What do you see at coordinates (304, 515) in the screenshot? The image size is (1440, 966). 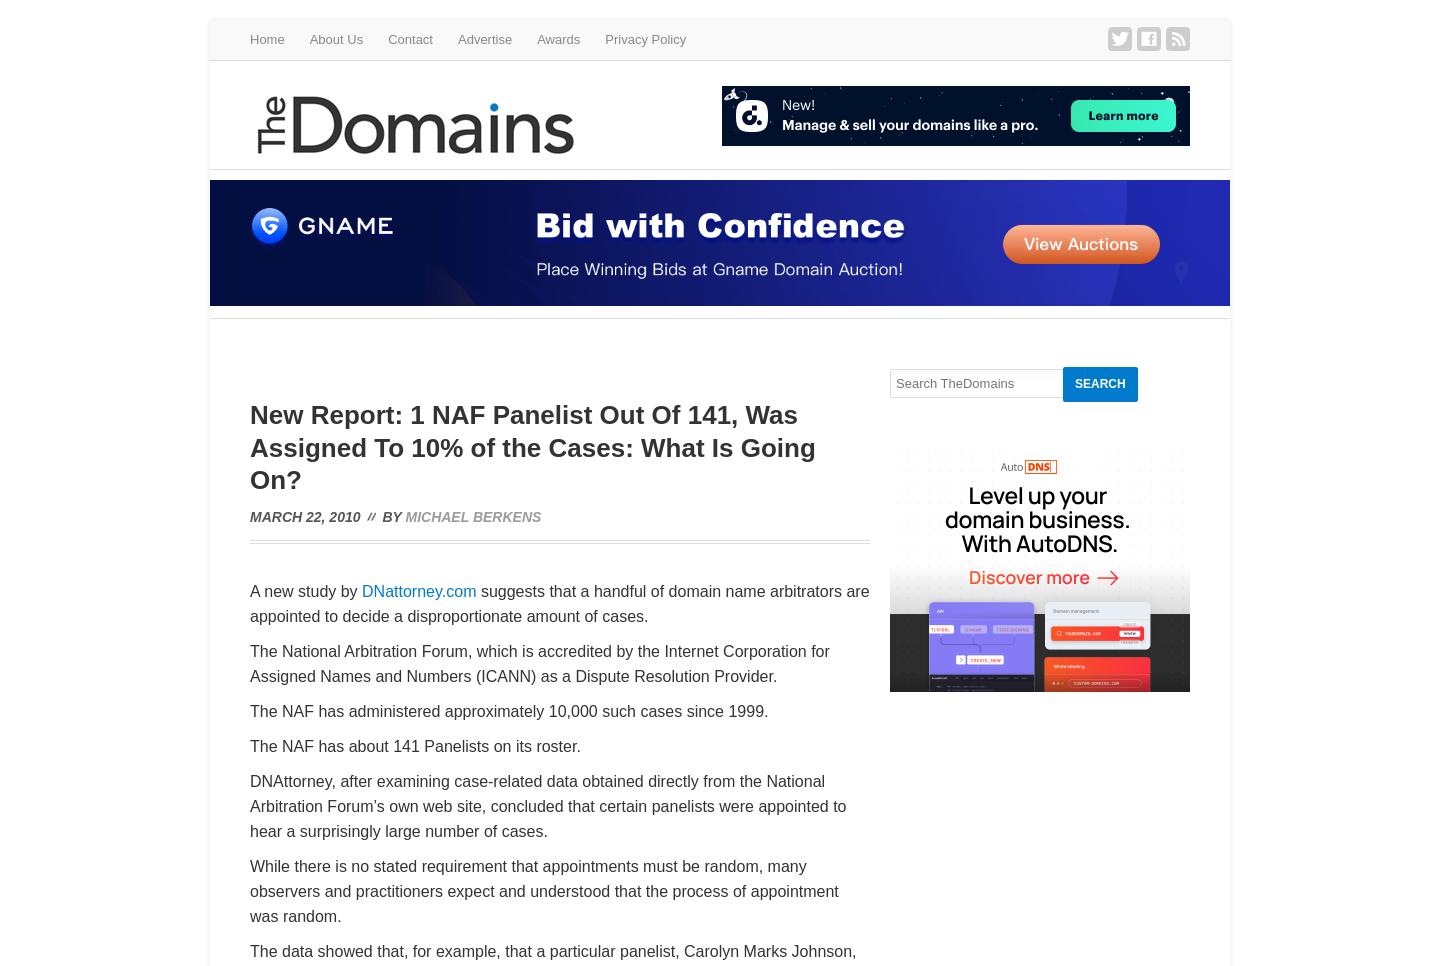 I see `'March 22, 2010'` at bounding box center [304, 515].